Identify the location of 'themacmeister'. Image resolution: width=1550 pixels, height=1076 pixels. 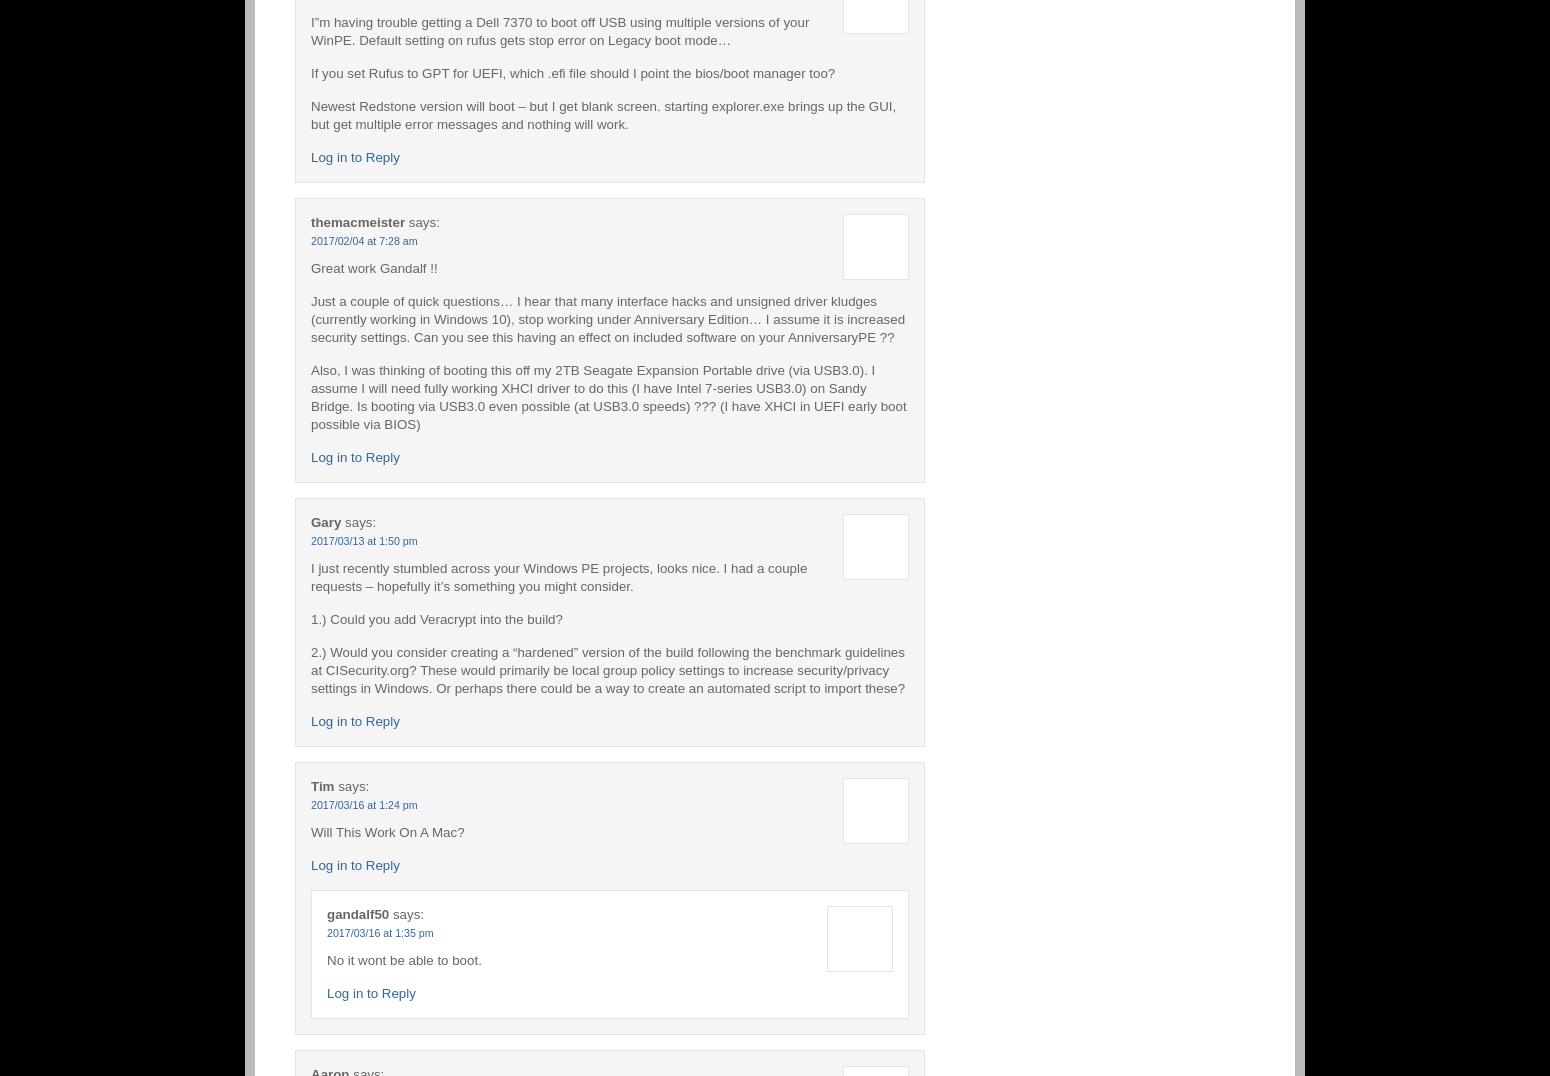
(310, 220).